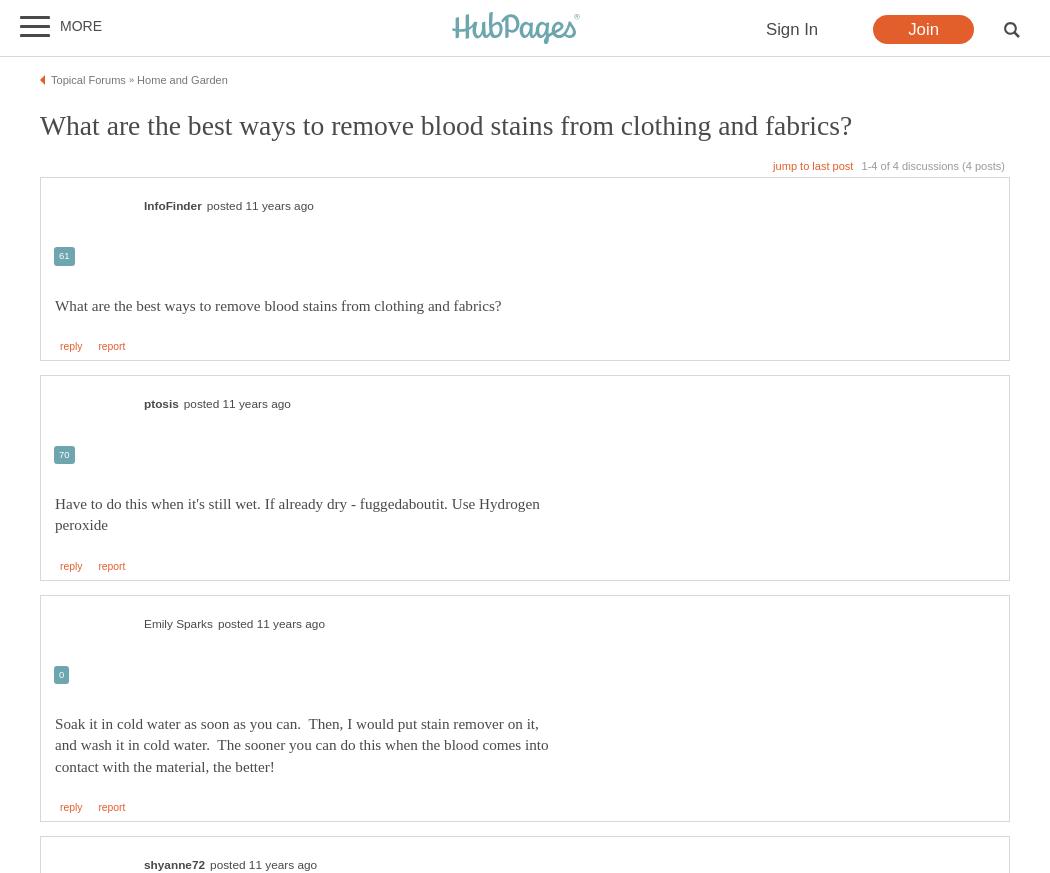 The height and width of the screenshot is (873, 1050). I want to click on 'Jump to Last Post', so click(773, 164).